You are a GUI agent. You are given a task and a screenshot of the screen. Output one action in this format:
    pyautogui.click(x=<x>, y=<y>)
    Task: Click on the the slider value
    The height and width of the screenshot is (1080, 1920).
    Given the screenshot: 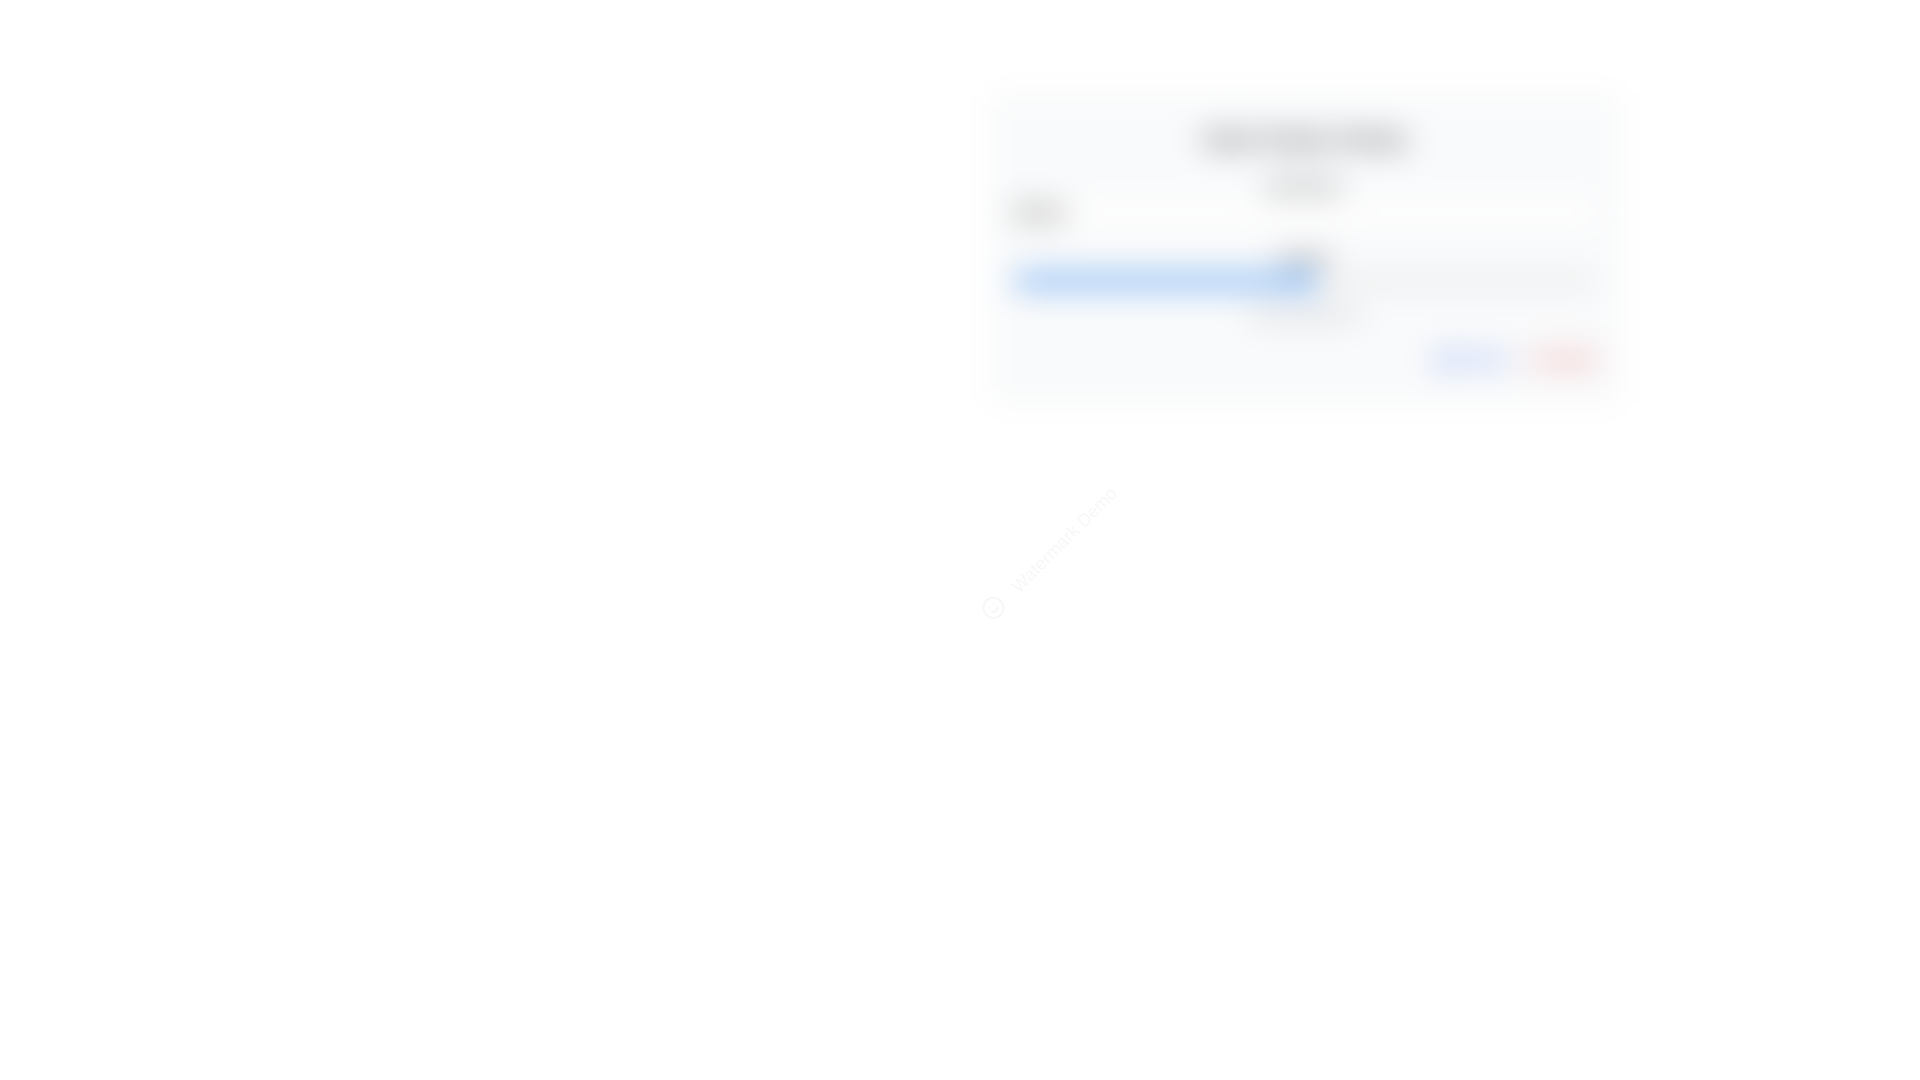 What is the action you would take?
    pyautogui.click(x=1281, y=281)
    